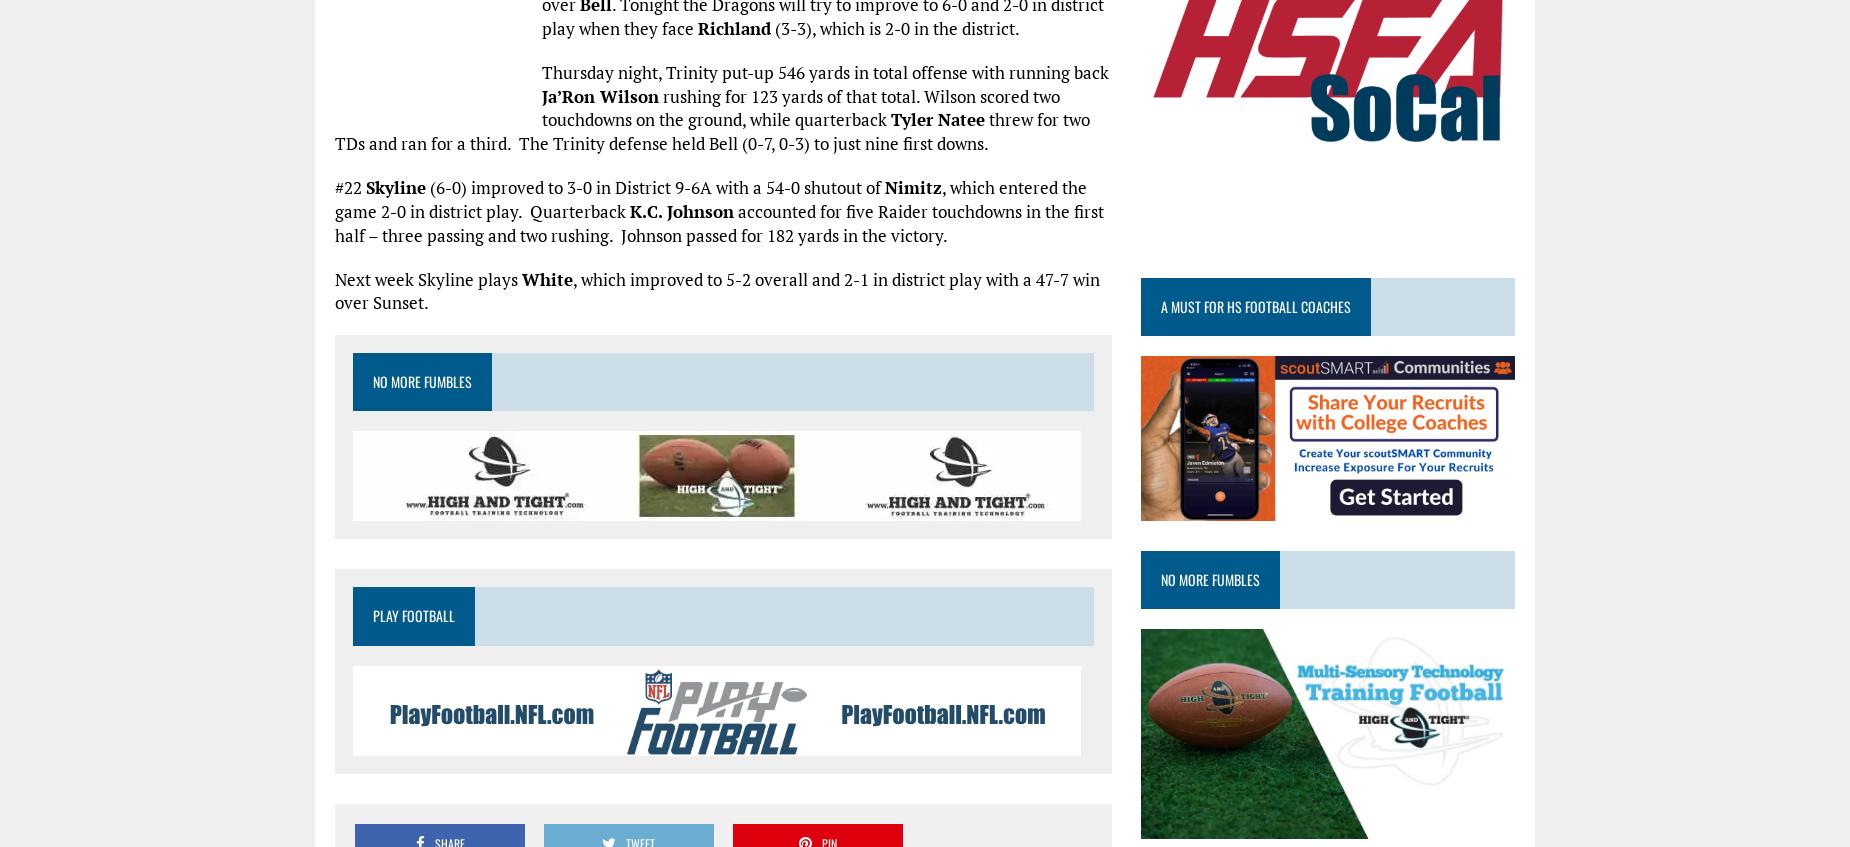 The image size is (1850, 847). What do you see at coordinates (712, 130) in the screenshot?
I see `'threw for two TDs and ran for a third.  The Trinity defense held Bell (0-7, 0-3) to just nine first downs.'` at bounding box center [712, 130].